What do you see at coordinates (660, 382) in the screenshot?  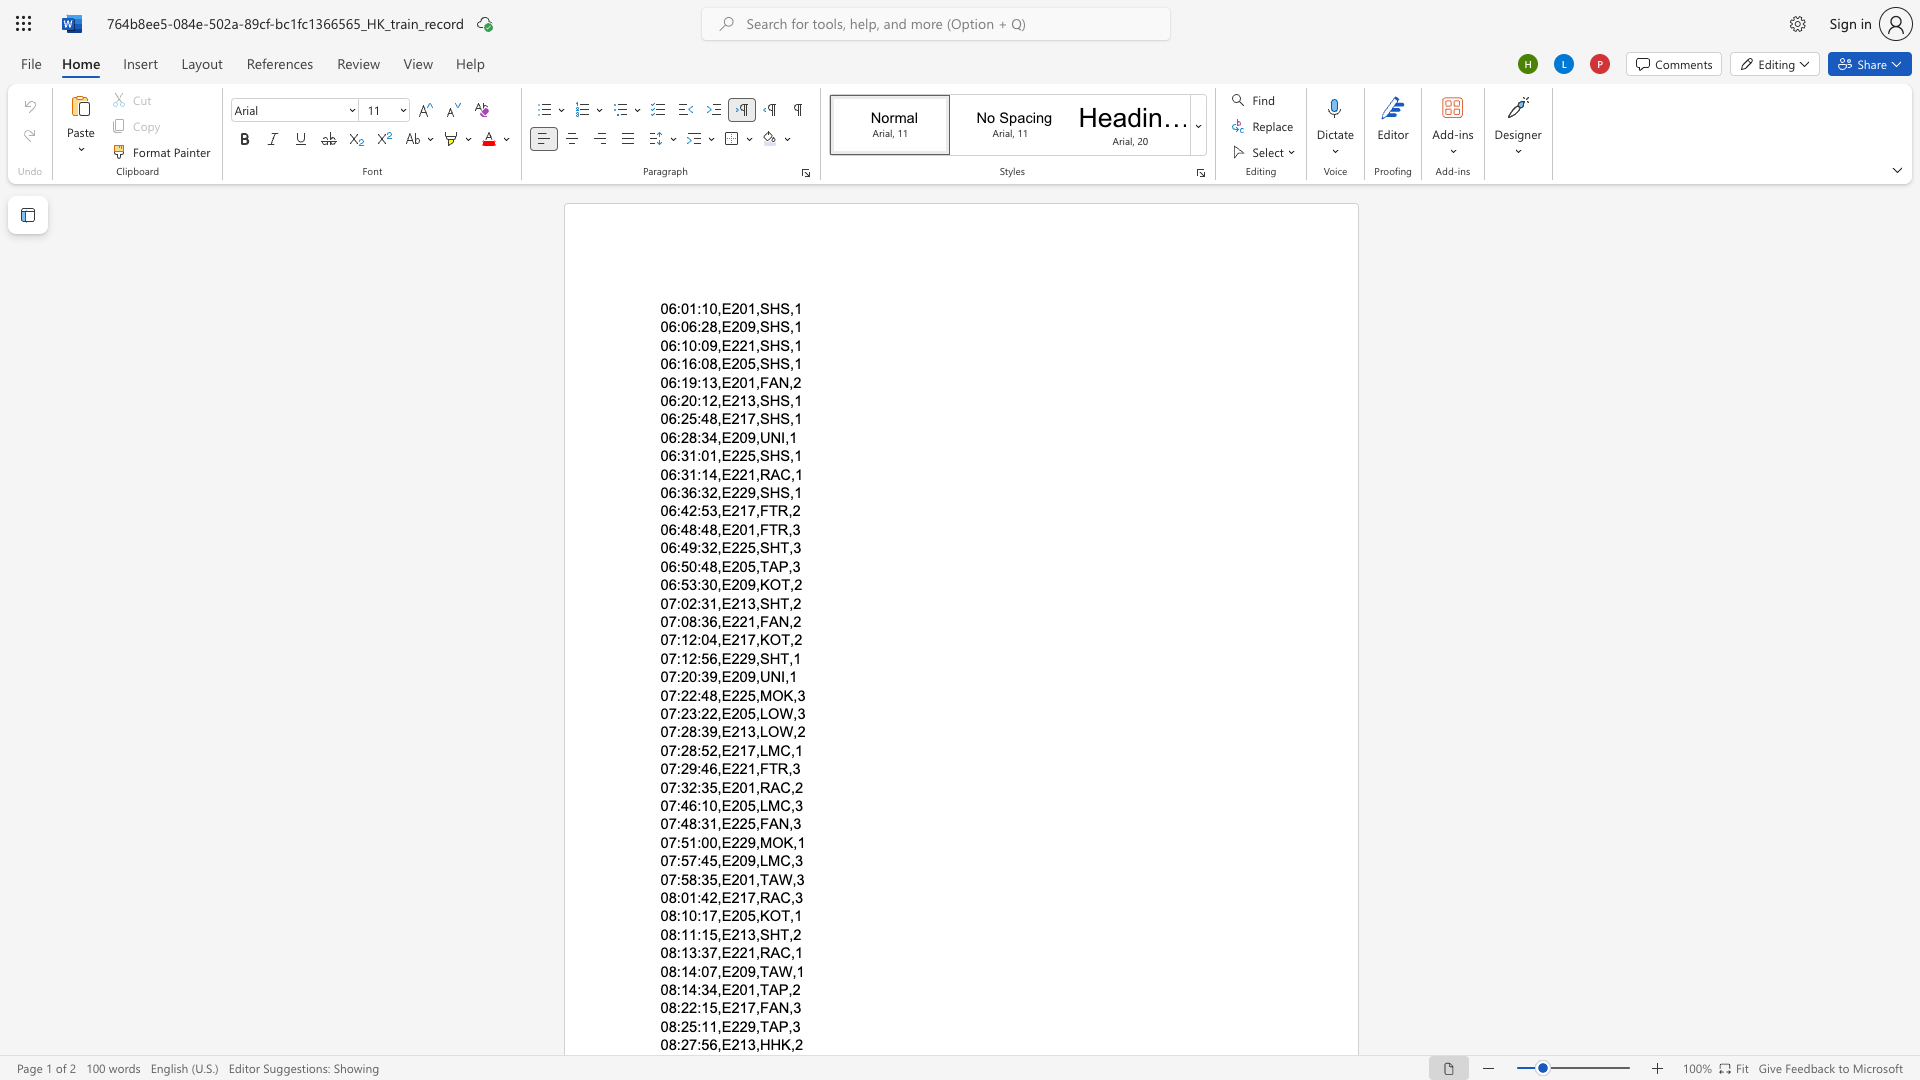 I see `the subset text "06:19:13," within the text "06:19:13,E201,FAN,2"` at bounding box center [660, 382].